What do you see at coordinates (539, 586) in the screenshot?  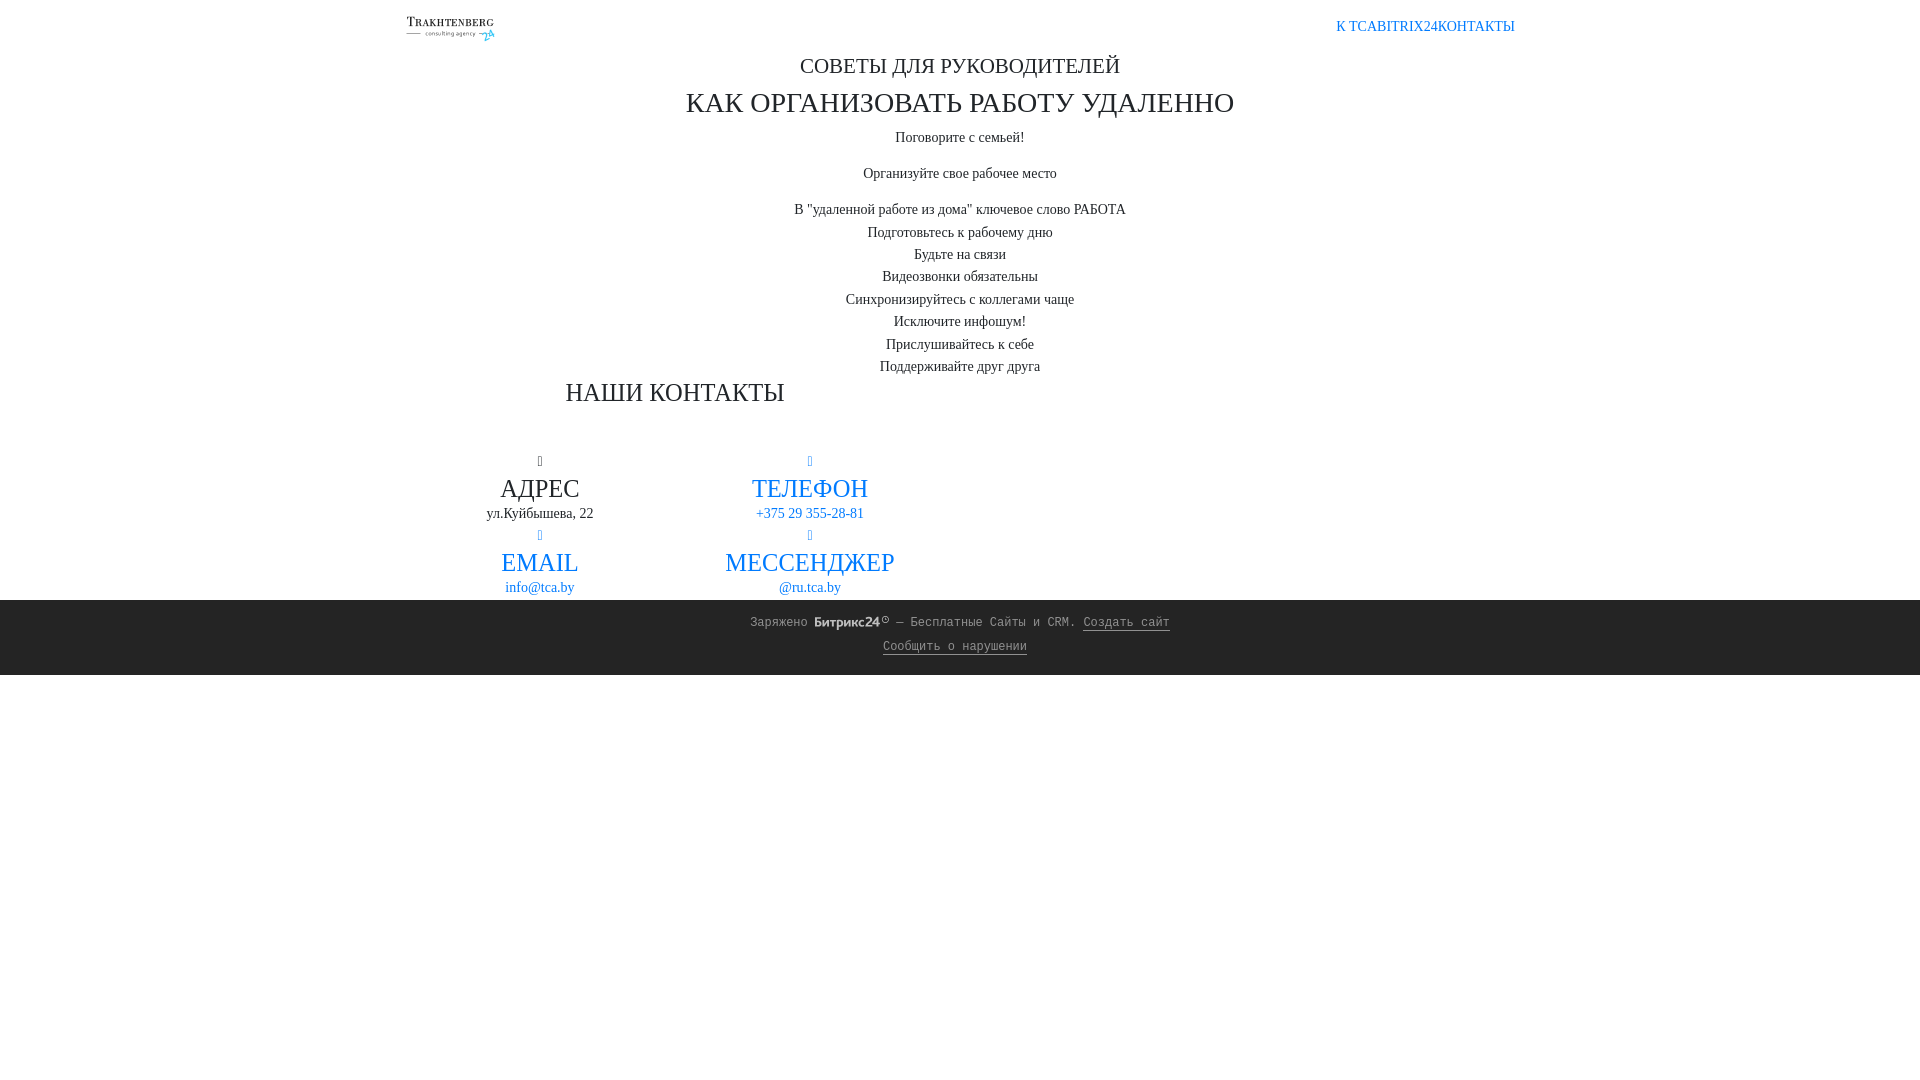 I see `'info@tca.by'` at bounding box center [539, 586].